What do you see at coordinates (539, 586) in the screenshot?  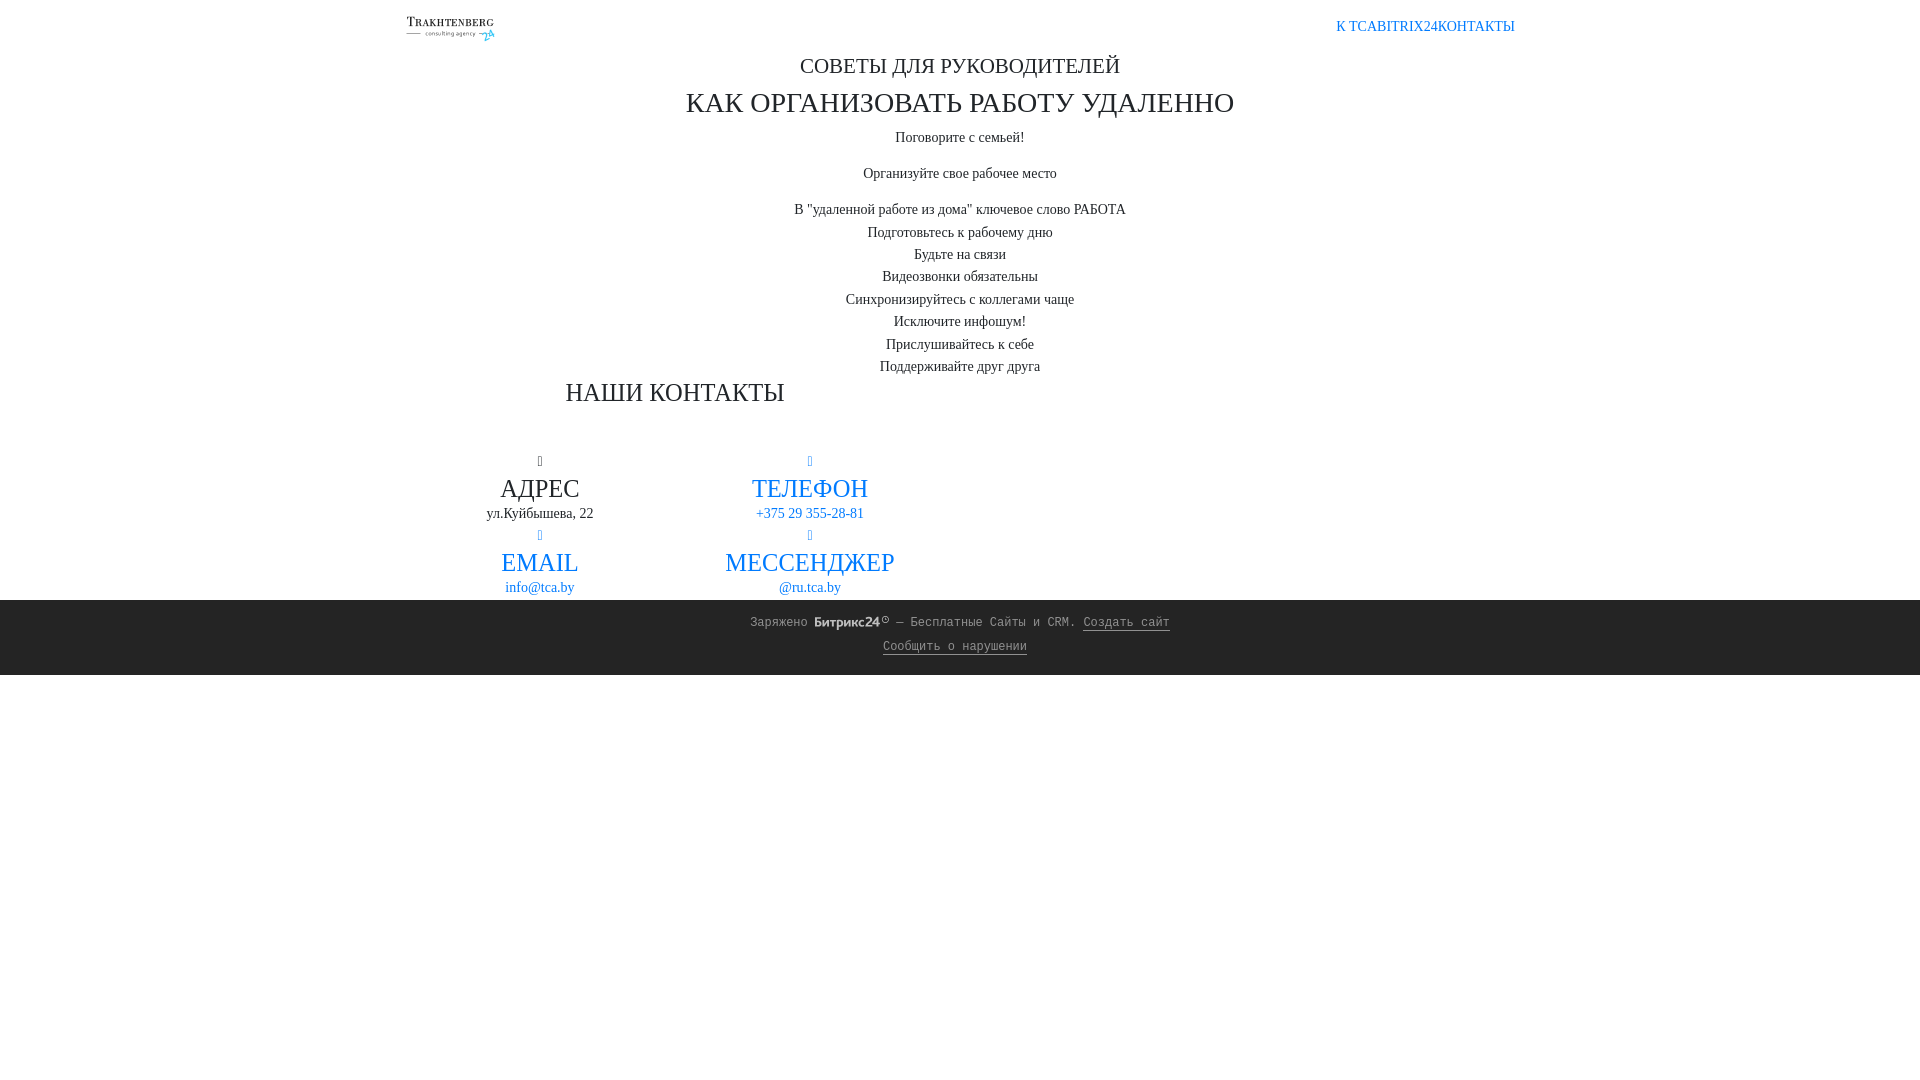 I see `'info@tca.by'` at bounding box center [539, 586].